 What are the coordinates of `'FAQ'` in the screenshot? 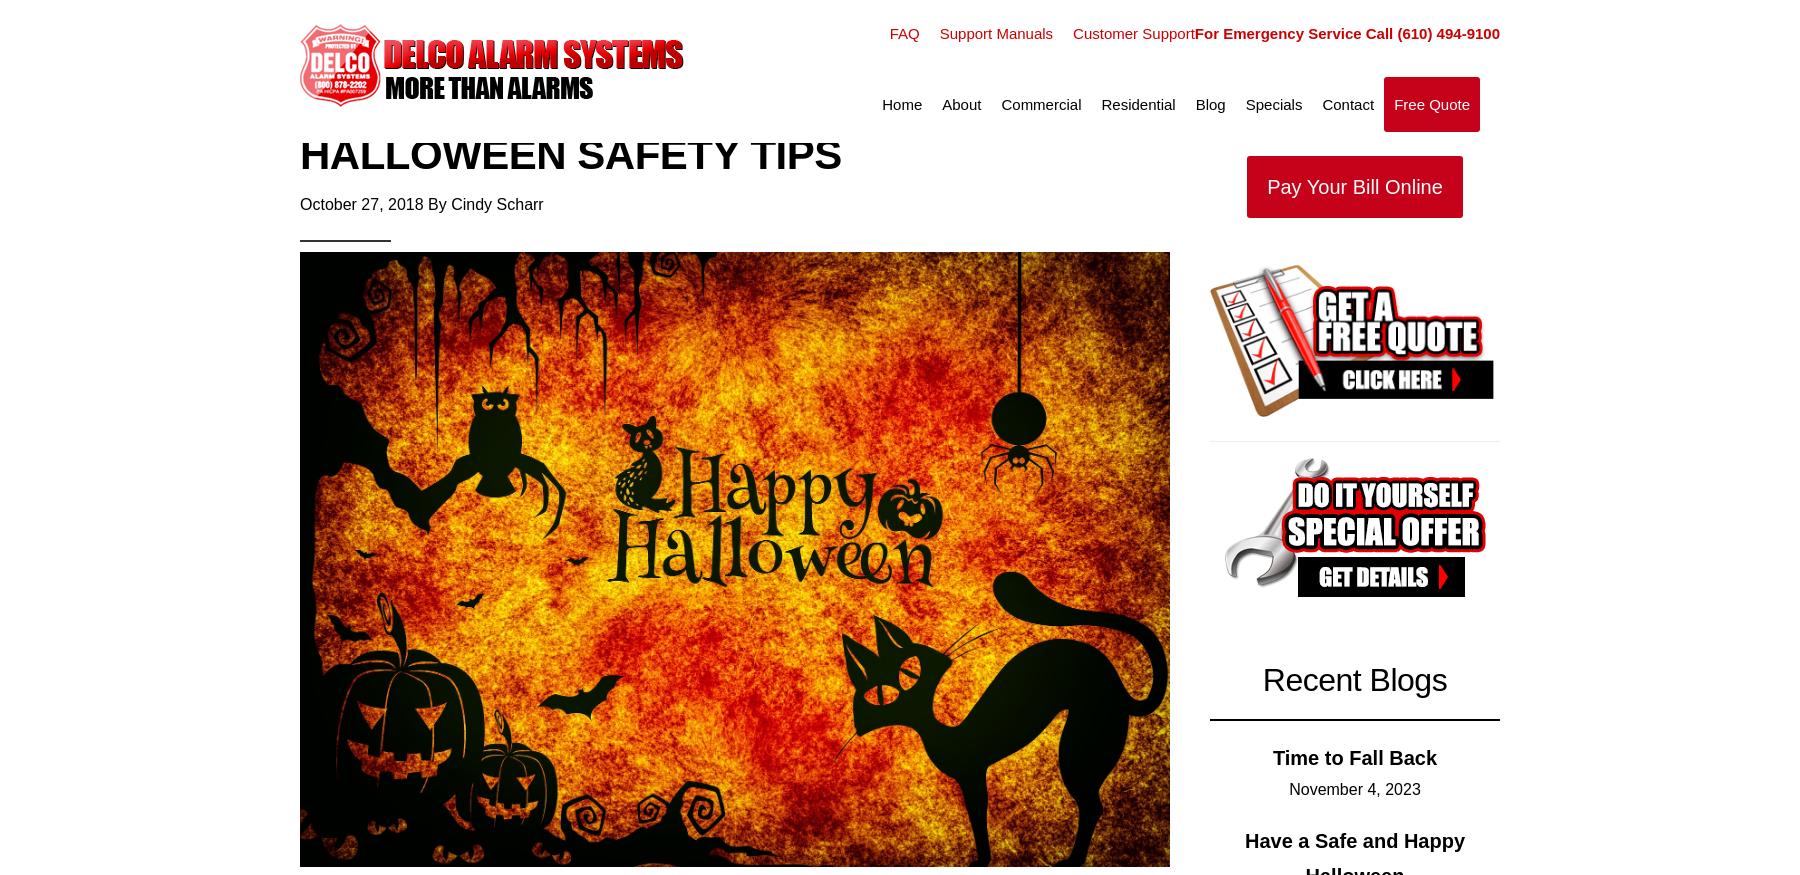 It's located at (902, 32).